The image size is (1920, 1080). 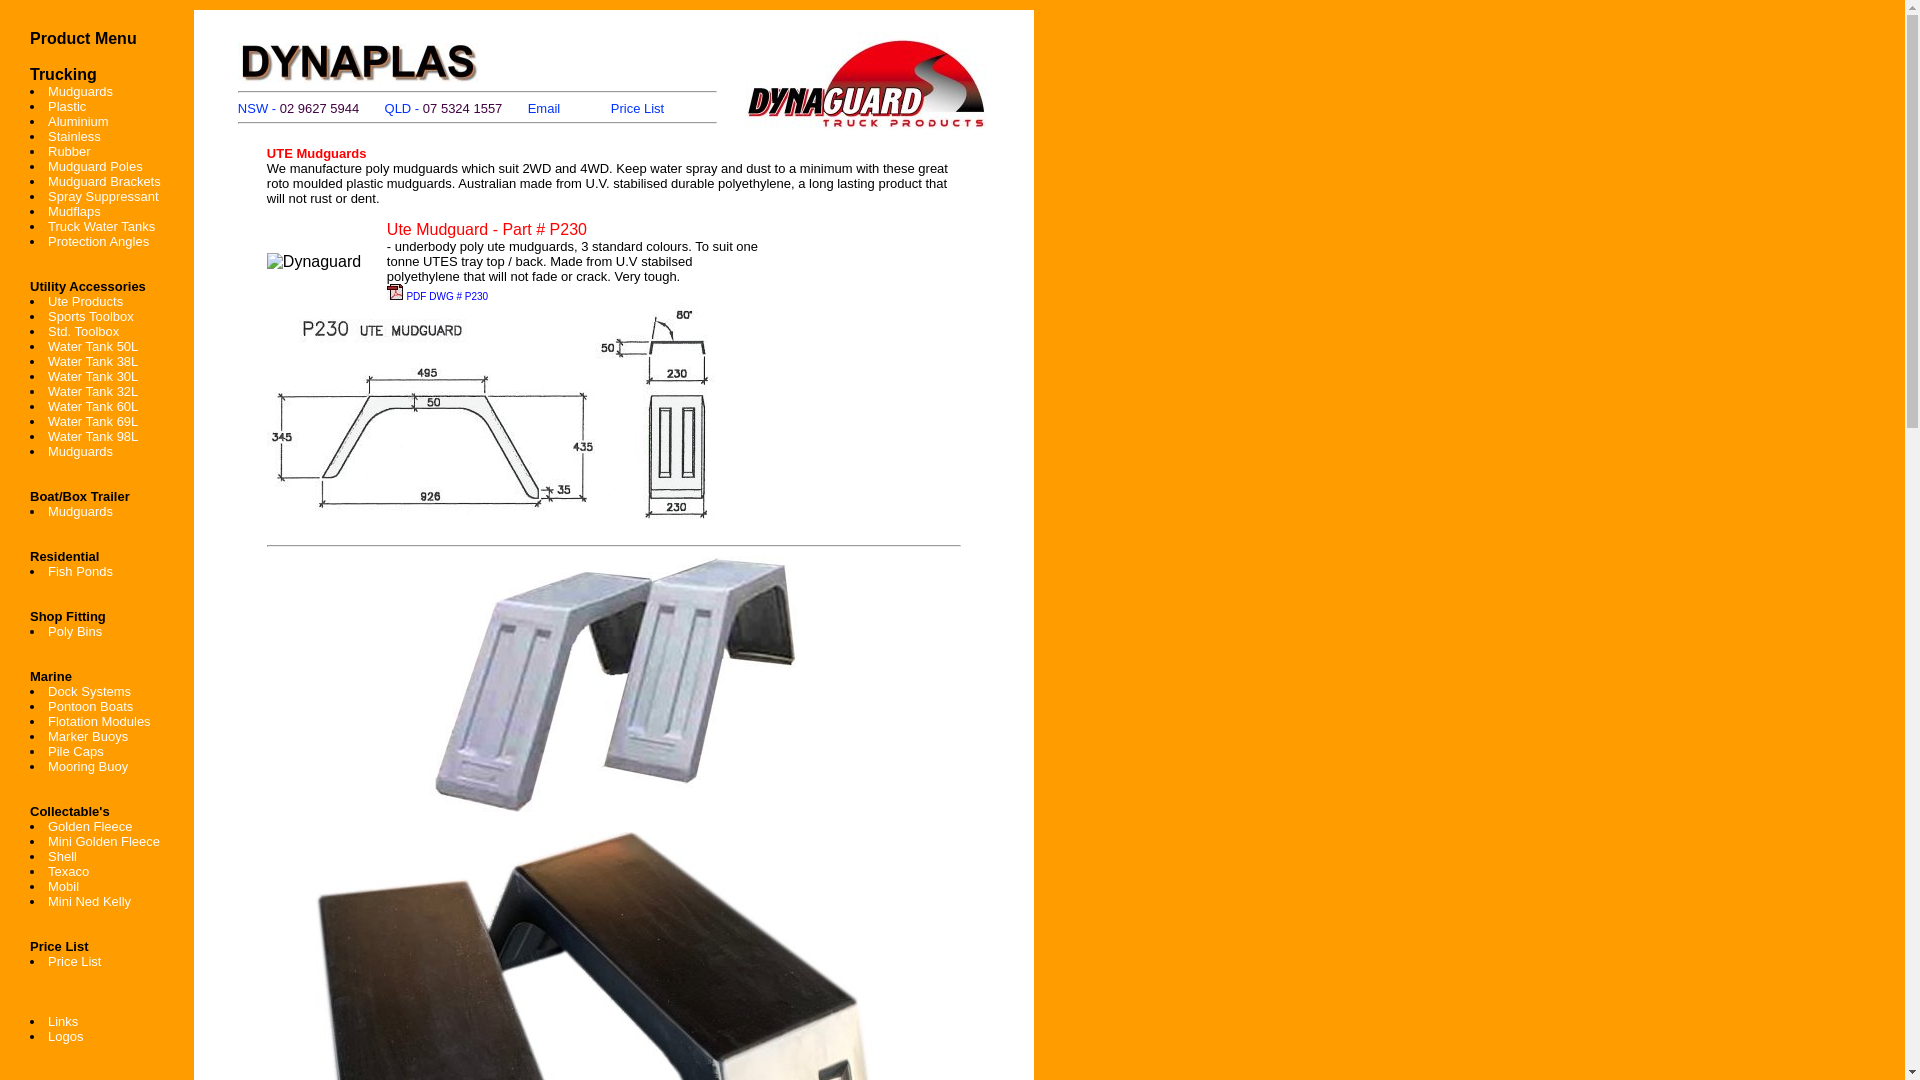 What do you see at coordinates (103, 841) in the screenshot?
I see `'Mini Golden Fleece'` at bounding box center [103, 841].